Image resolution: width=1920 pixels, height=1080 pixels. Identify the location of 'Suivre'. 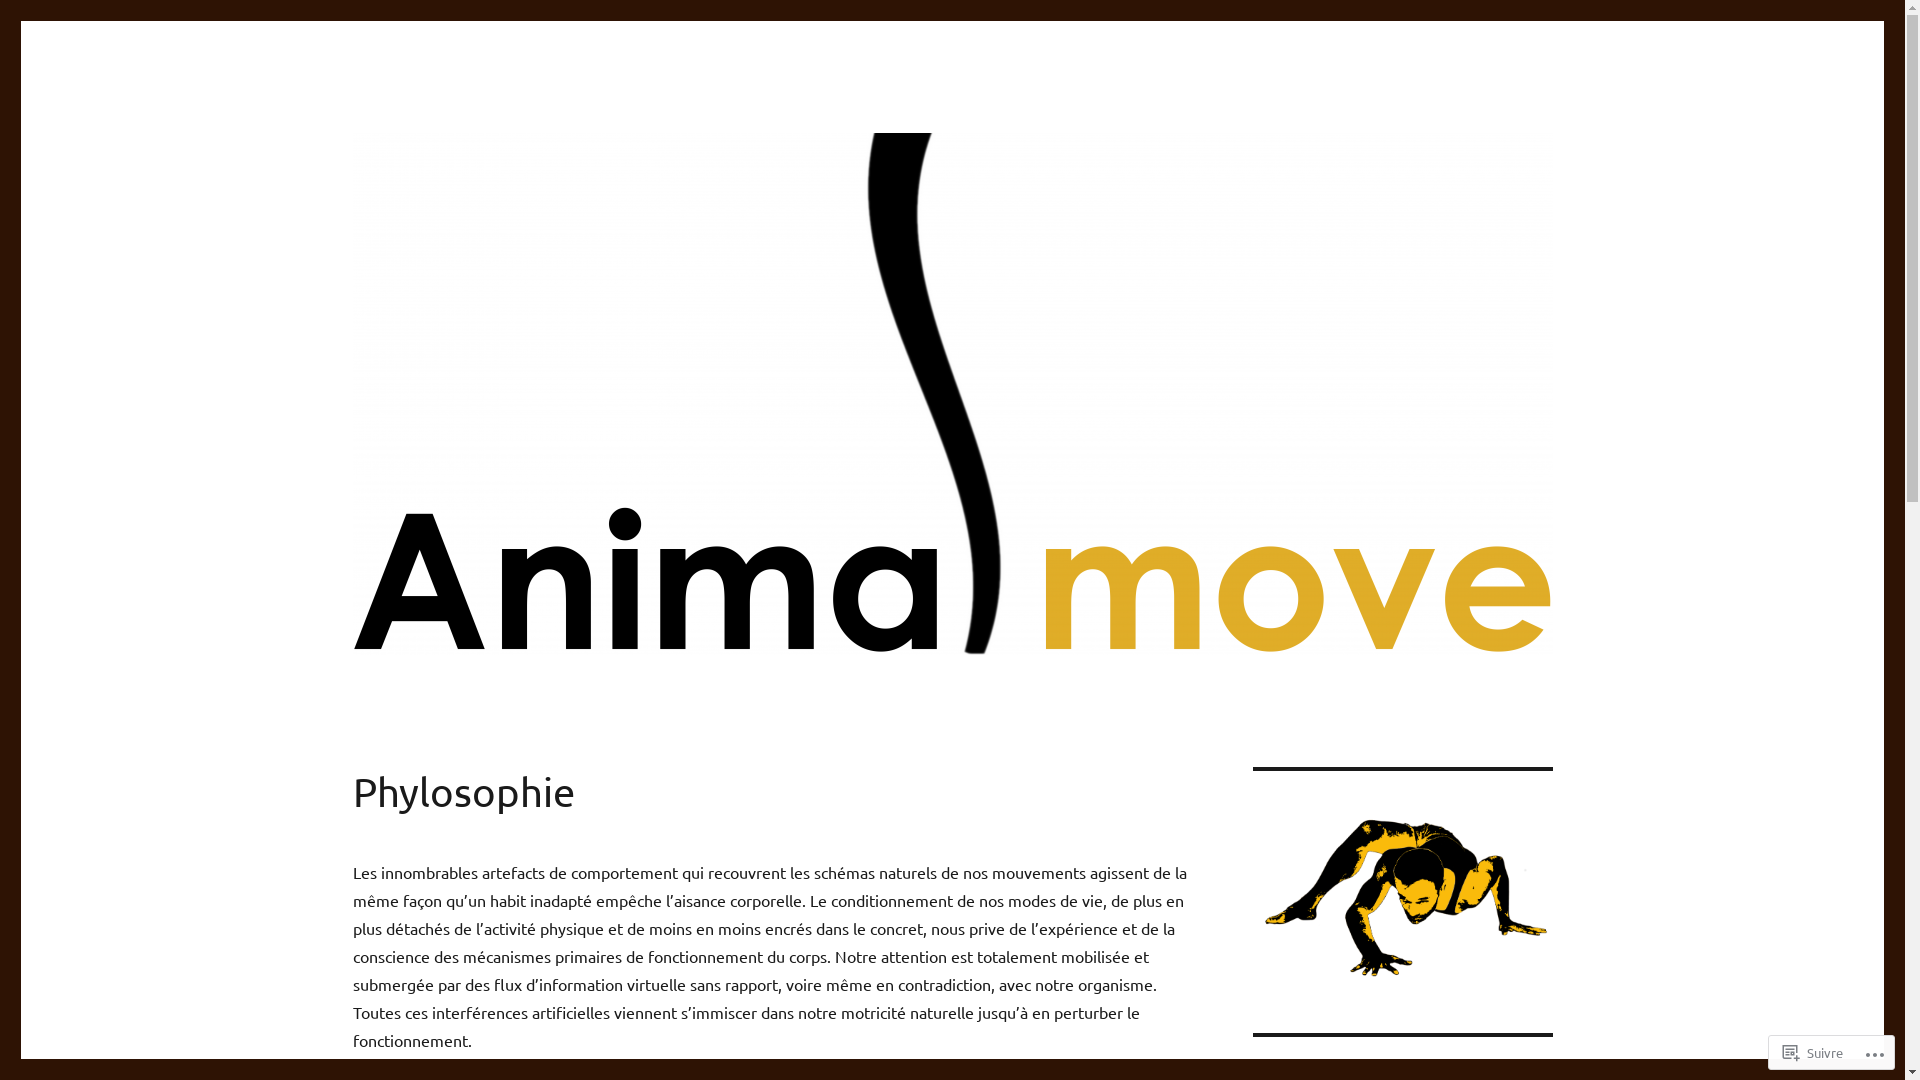
(1775, 1051).